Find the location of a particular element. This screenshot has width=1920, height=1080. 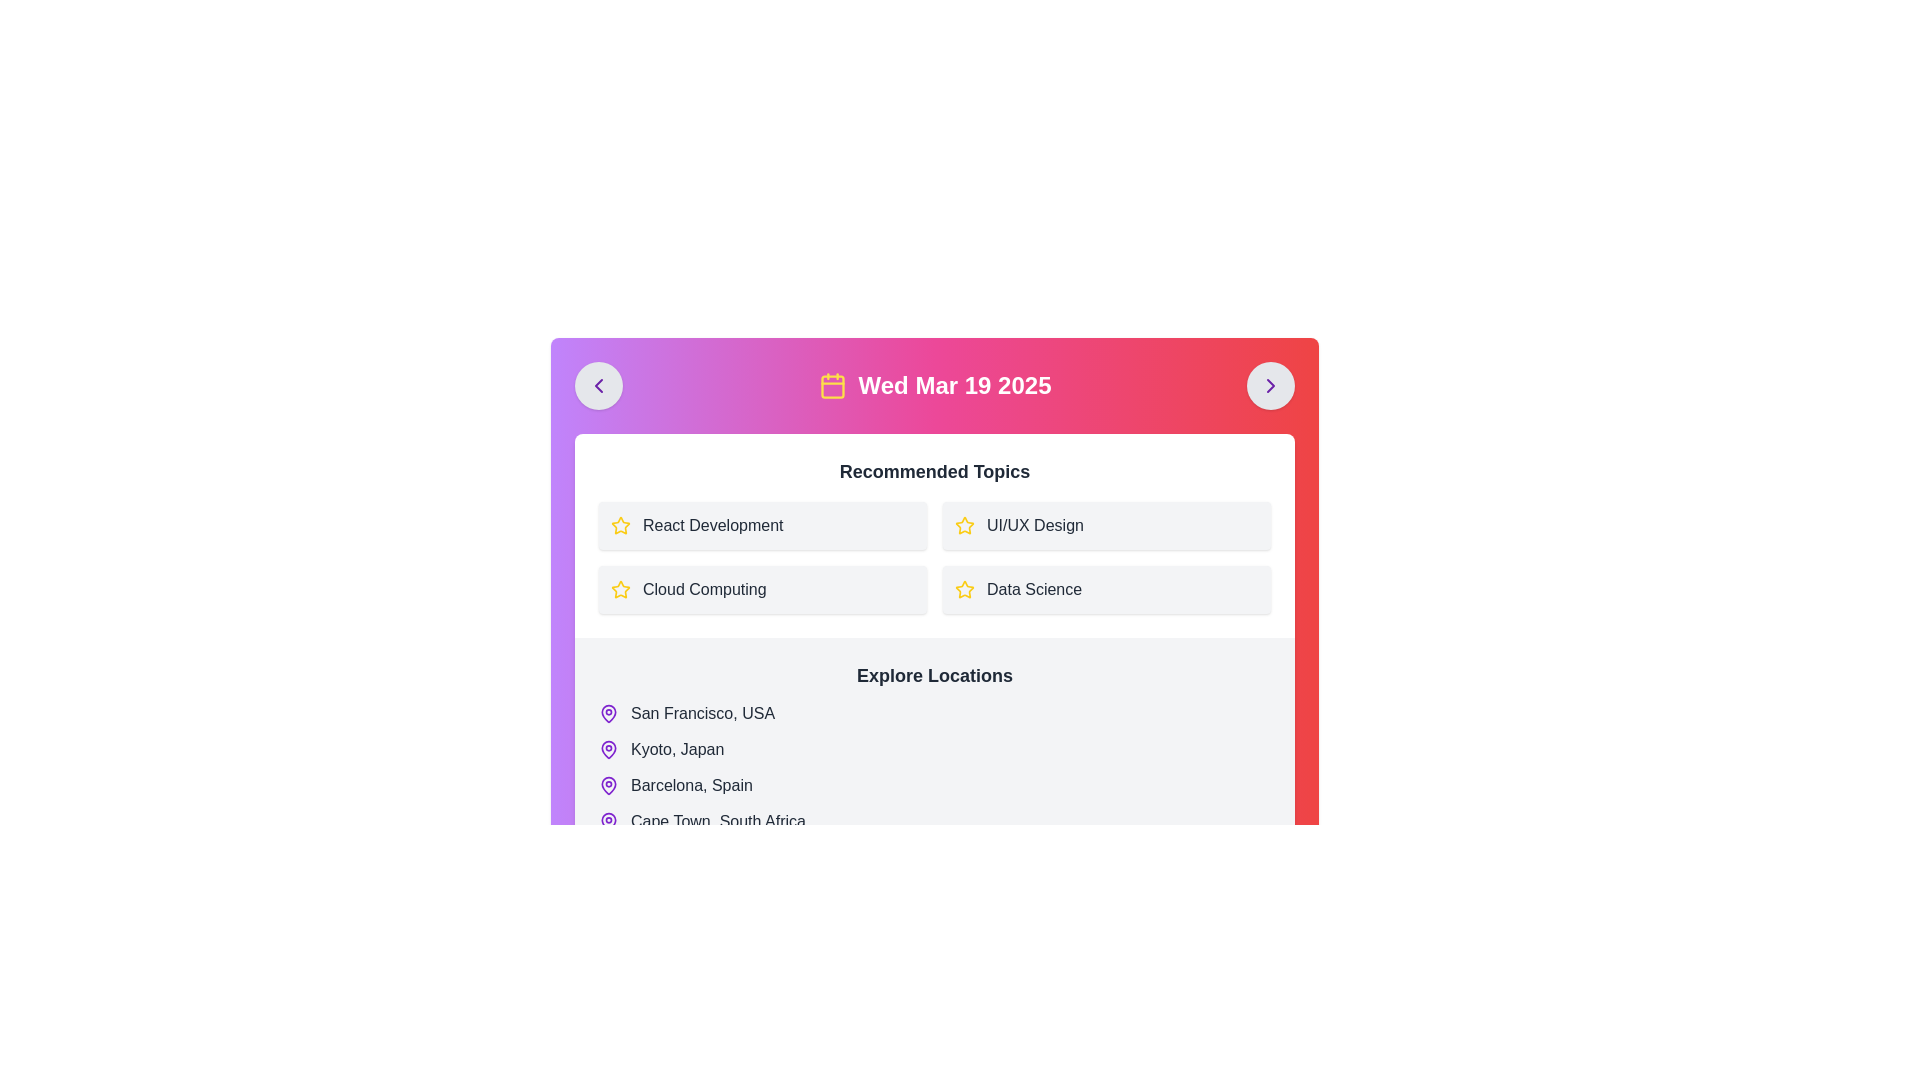

text label displaying 'Cape Town, South Africa' located in the 'Explore Locations' section, positioned next to a map pin icon is located at coordinates (718, 821).